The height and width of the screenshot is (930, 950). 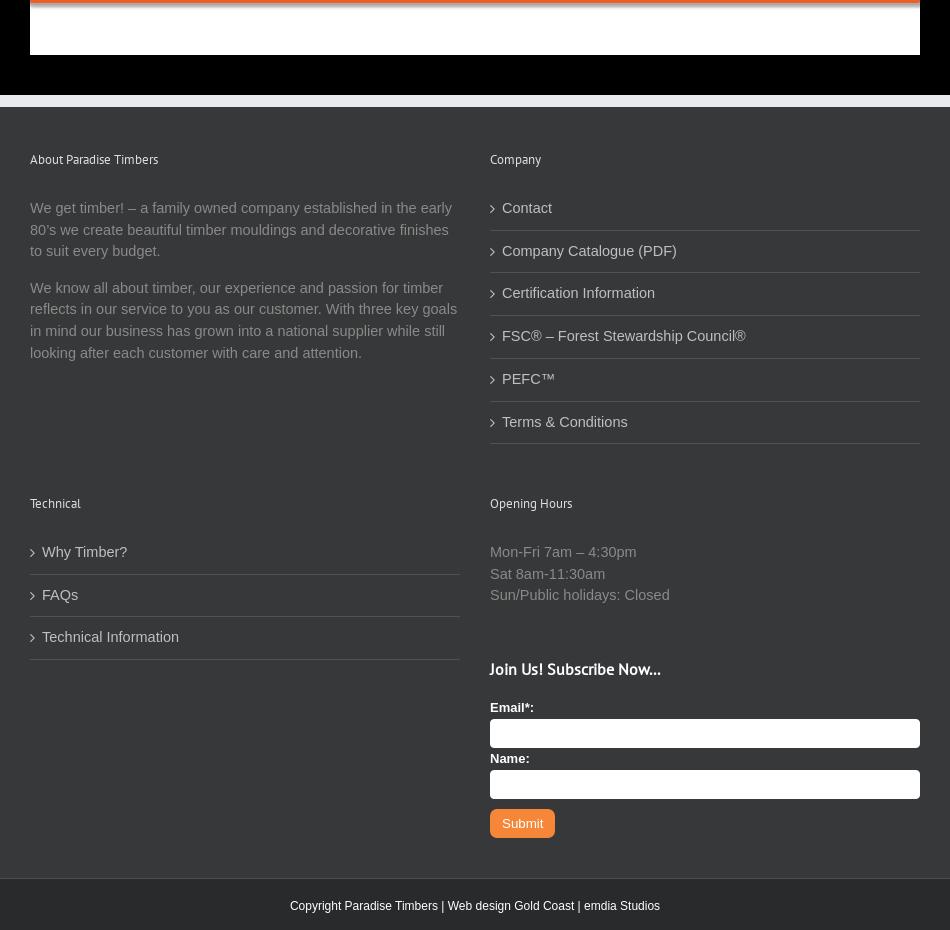 I want to click on 'Sun/Public holidays: Closed', so click(x=579, y=595).